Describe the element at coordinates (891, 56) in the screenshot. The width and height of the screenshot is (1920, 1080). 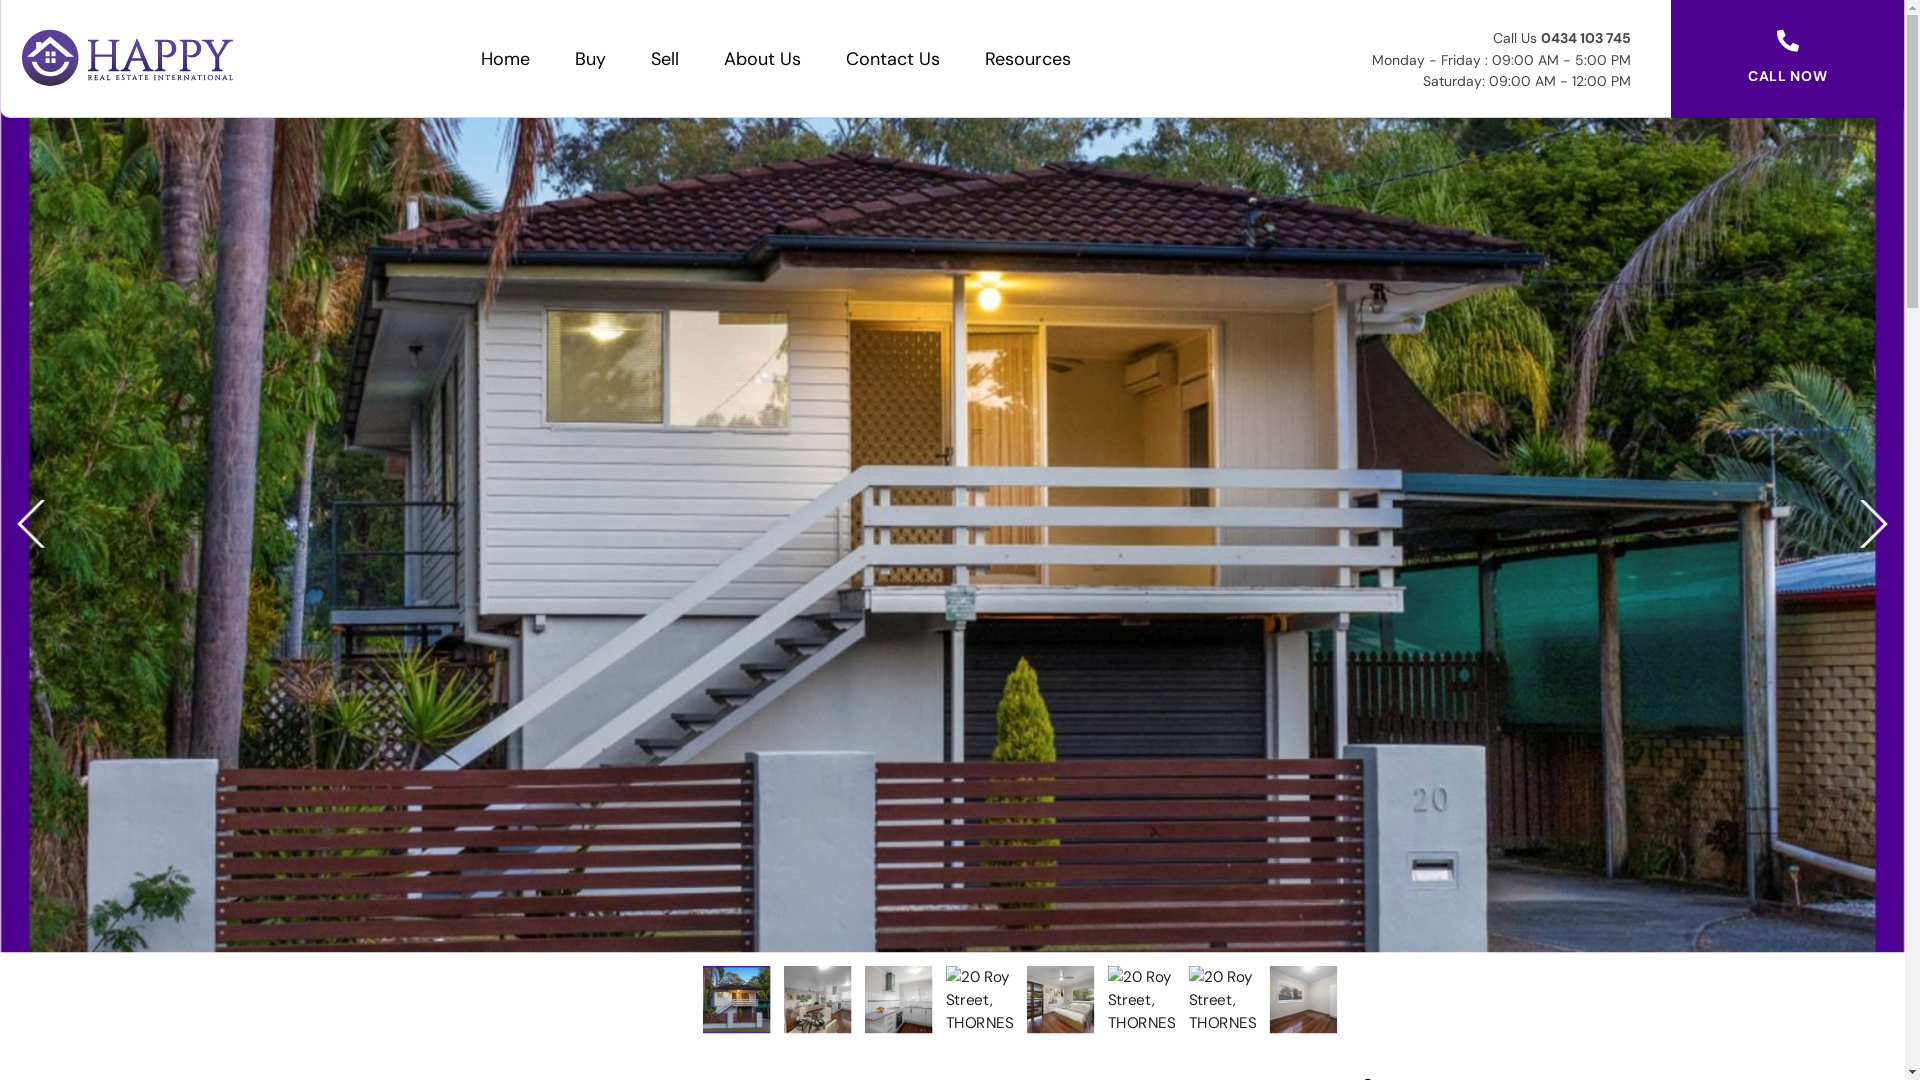
I see `'Contact Us'` at that location.